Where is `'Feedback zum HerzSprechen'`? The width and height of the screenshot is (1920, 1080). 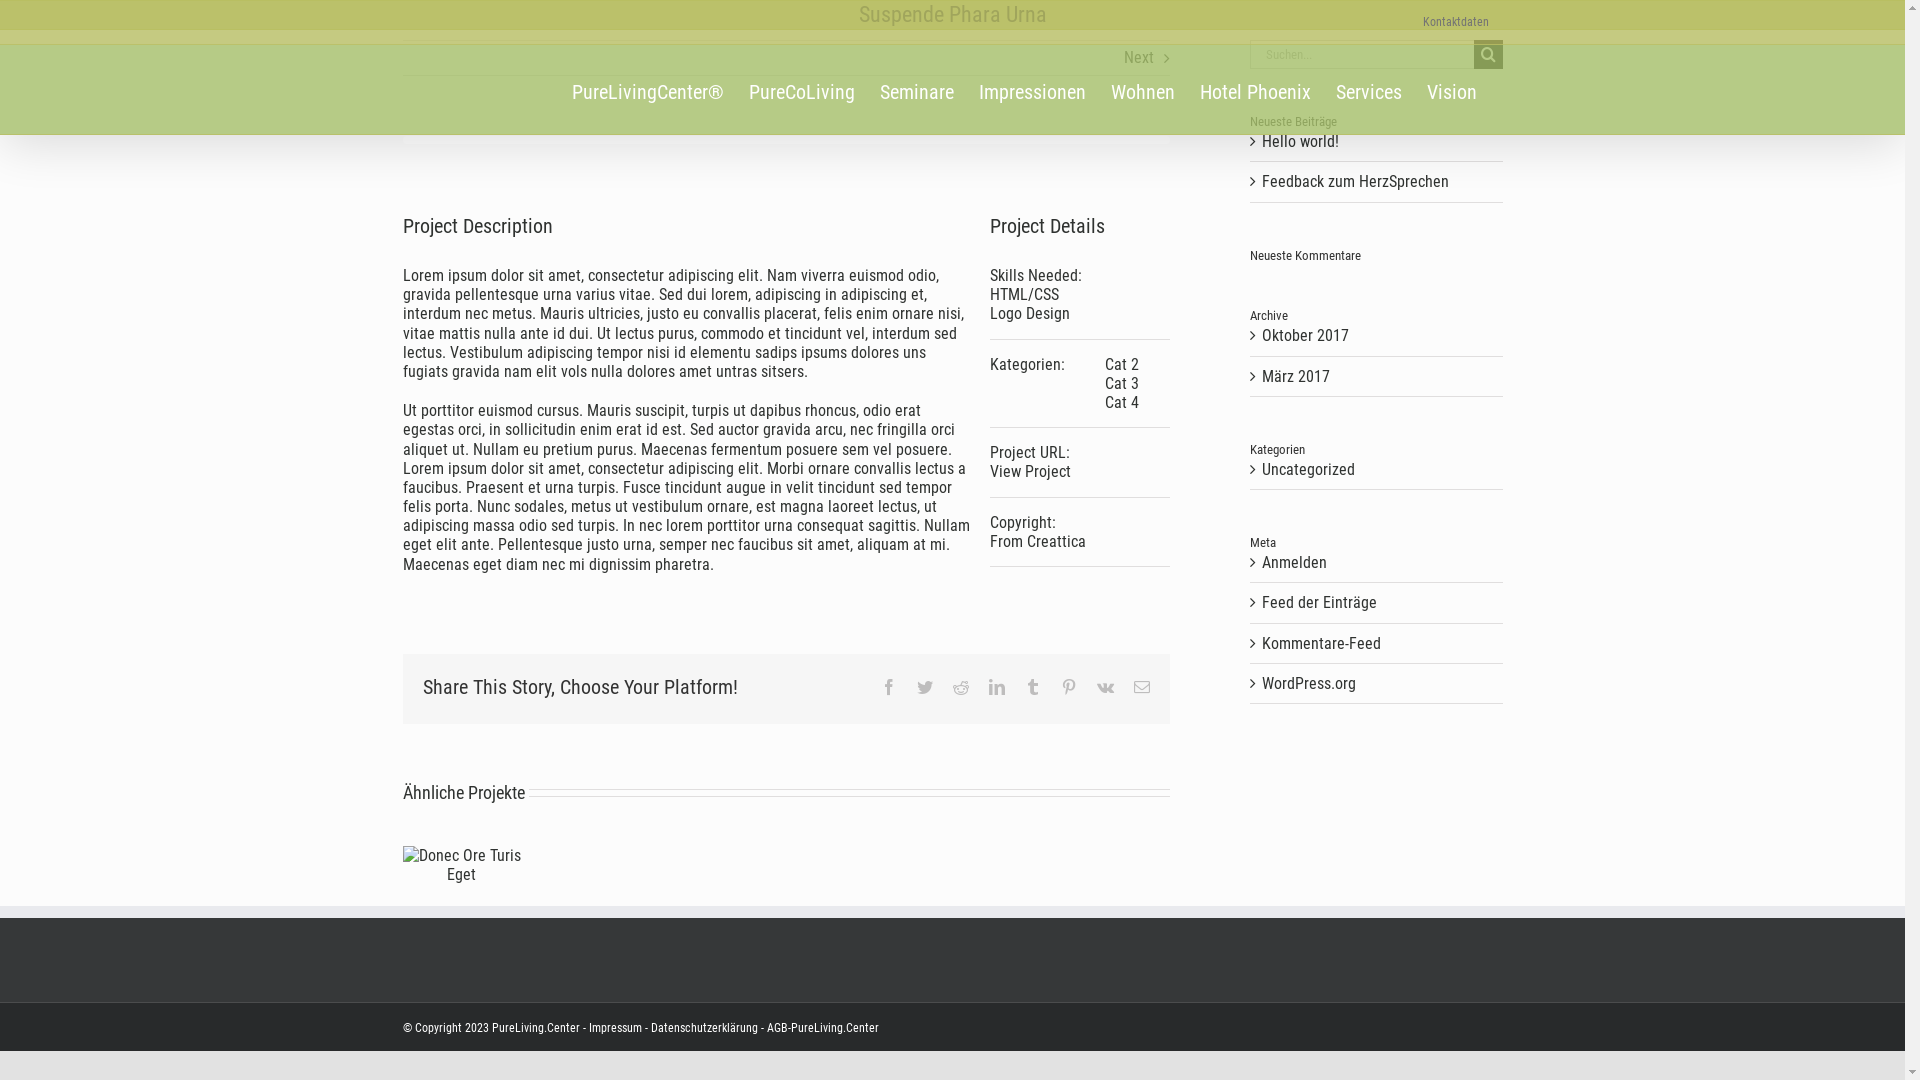
'Feedback zum HerzSprechen' is located at coordinates (1355, 181).